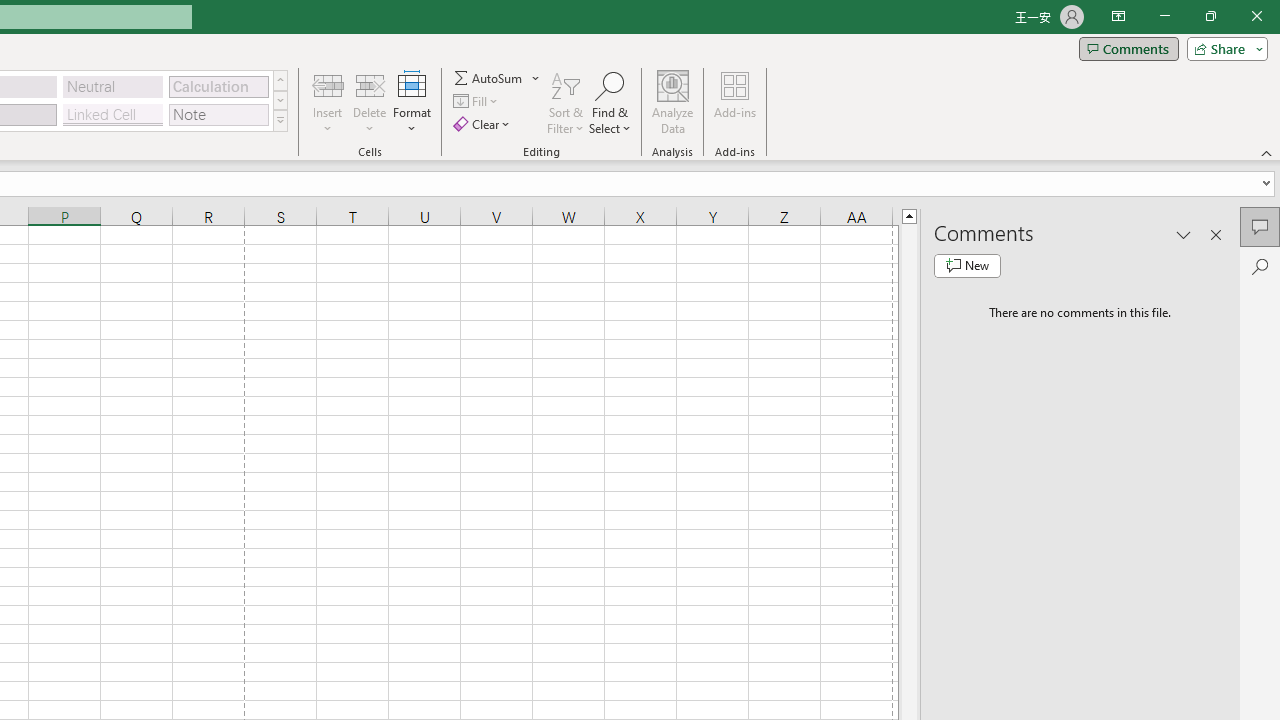  What do you see at coordinates (1215, 234) in the screenshot?
I see `'Close pane'` at bounding box center [1215, 234].